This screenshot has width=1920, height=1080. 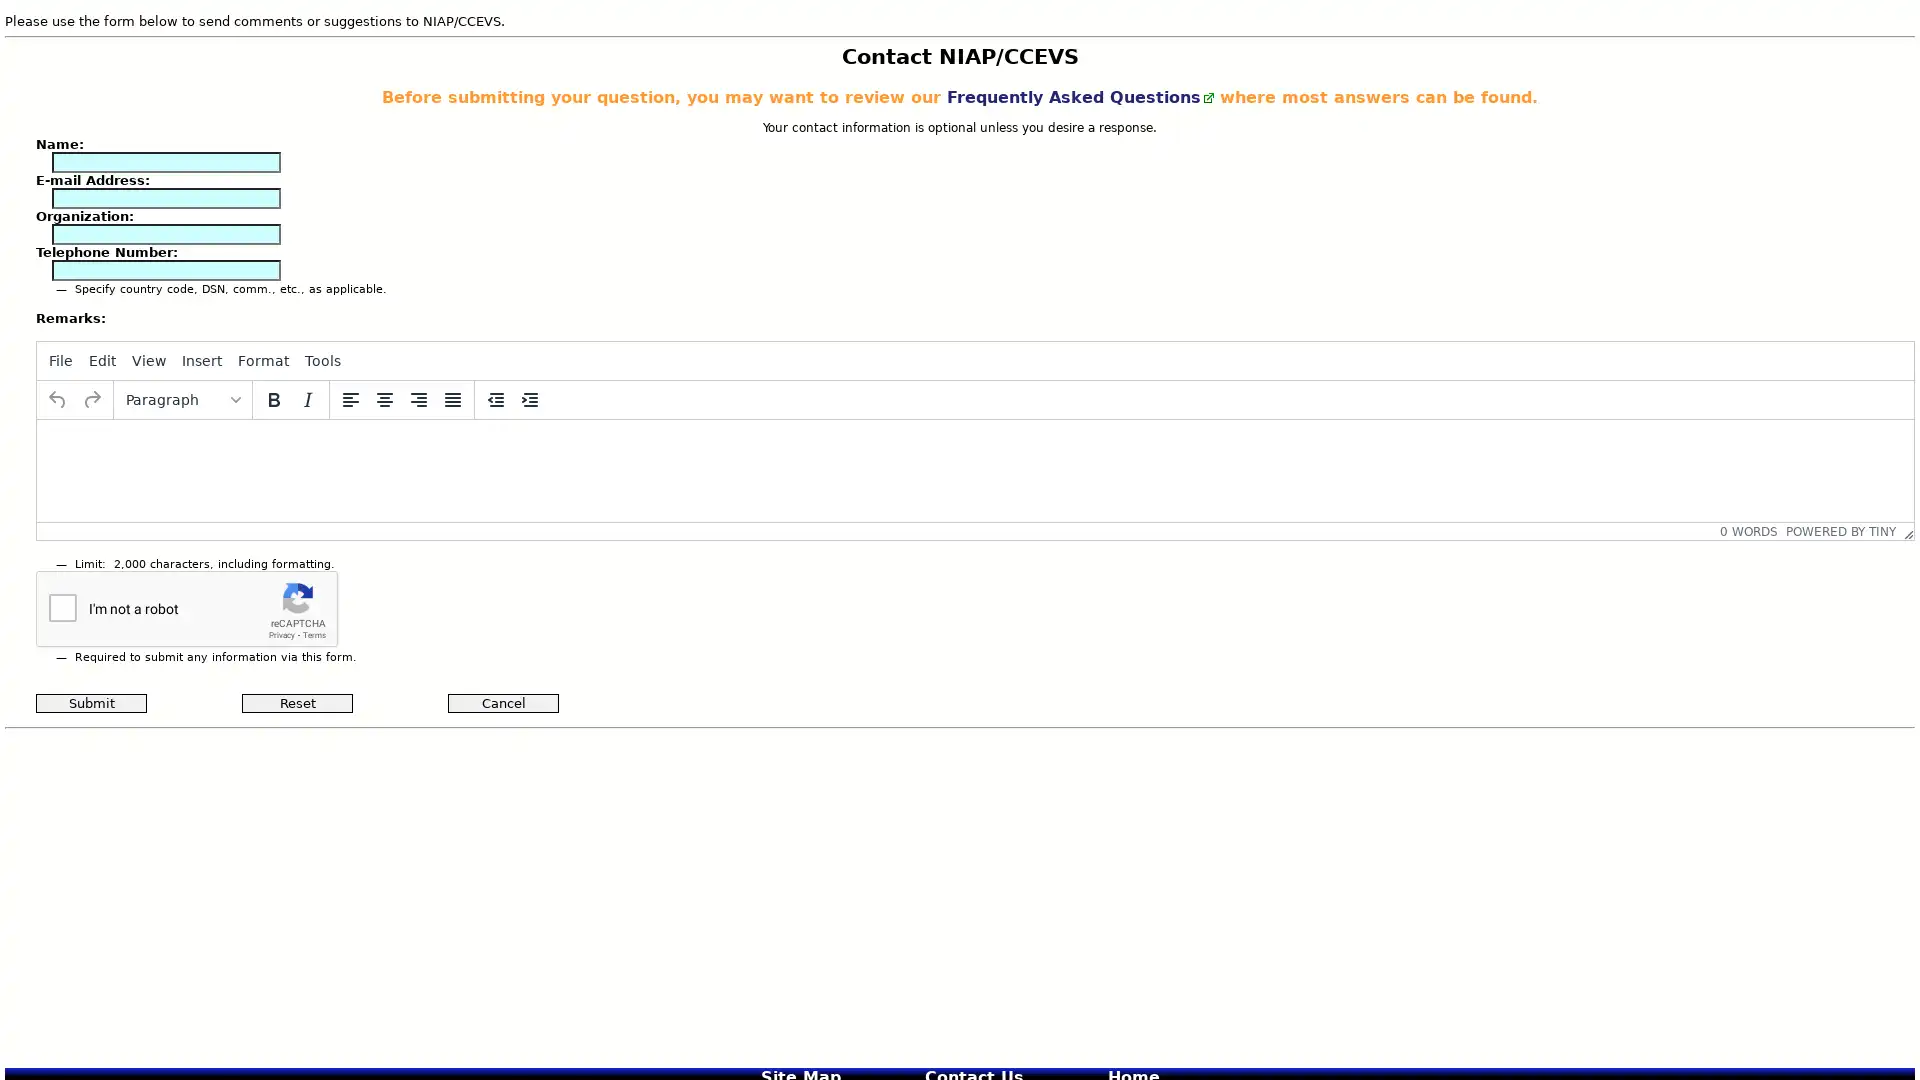 I want to click on Bold, so click(x=272, y=400).